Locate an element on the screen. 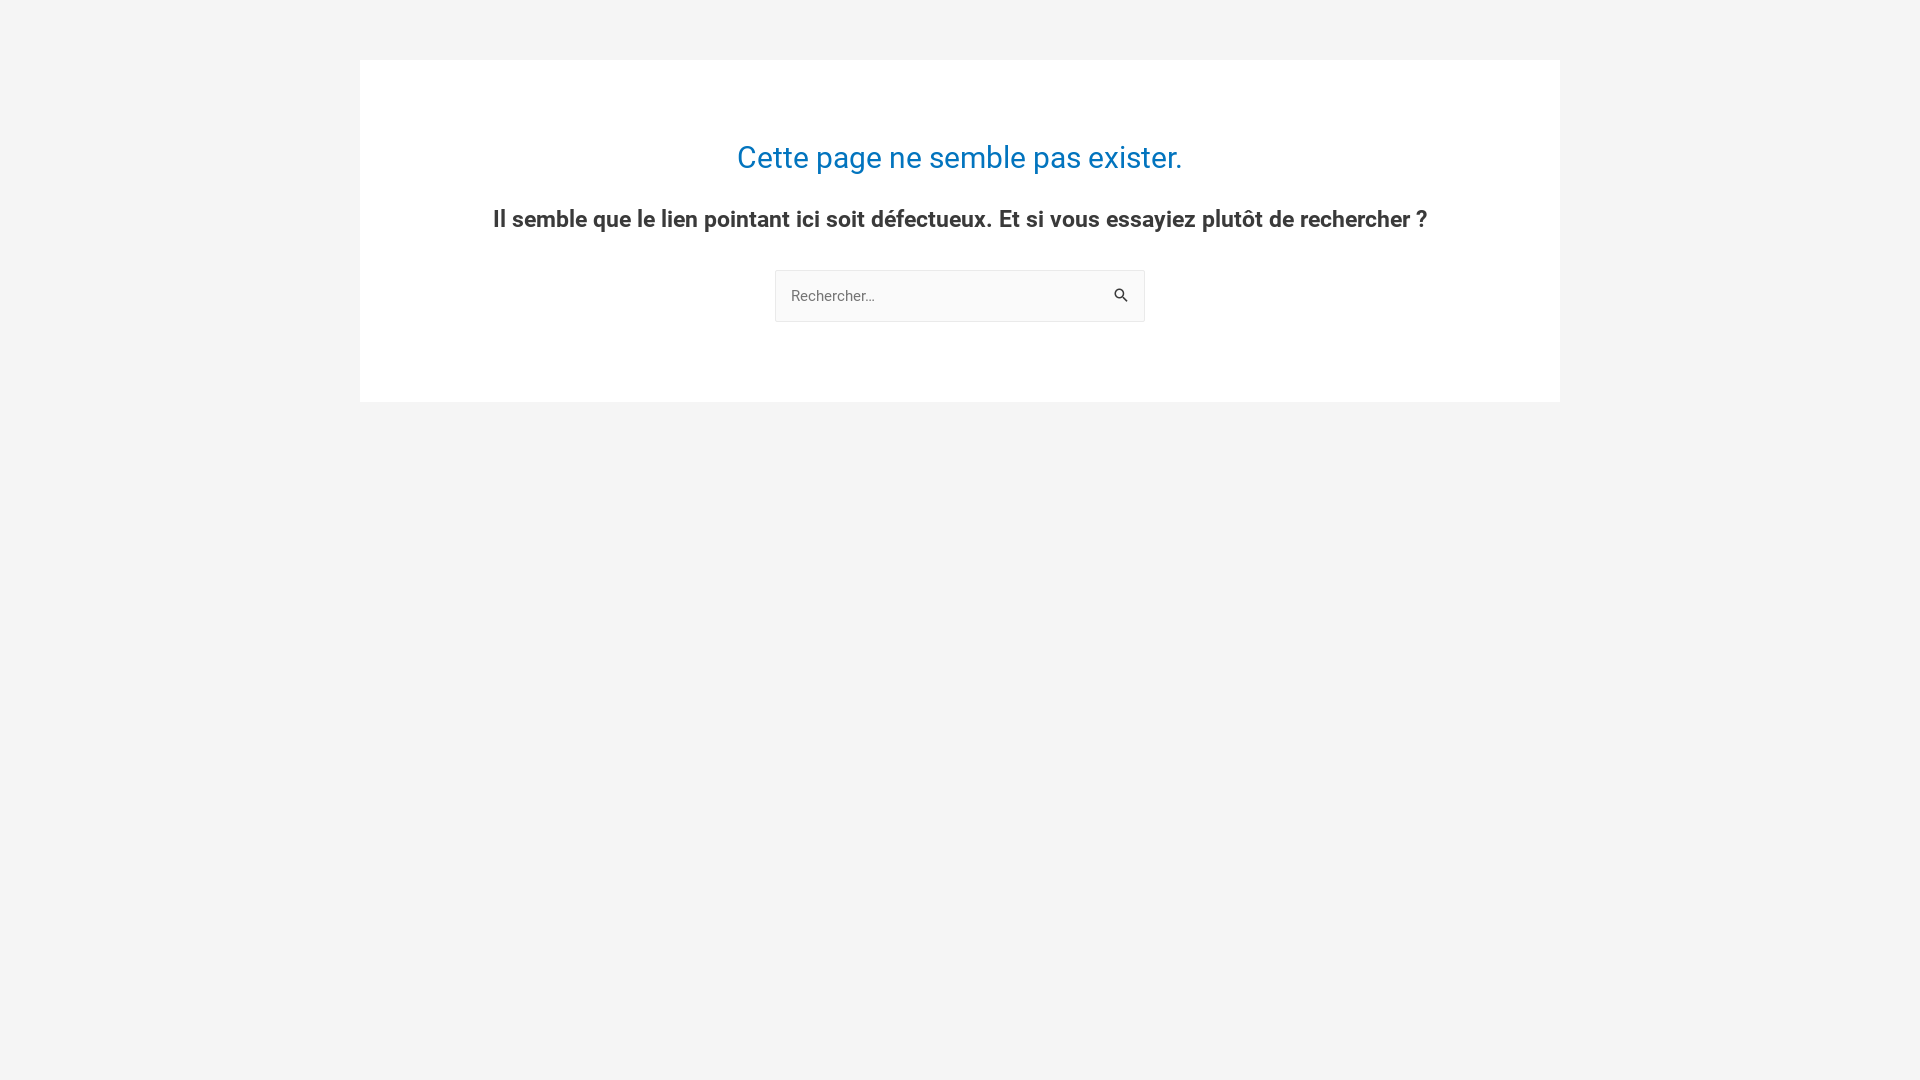  'Rechercher' is located at coordinates (1122, 290).